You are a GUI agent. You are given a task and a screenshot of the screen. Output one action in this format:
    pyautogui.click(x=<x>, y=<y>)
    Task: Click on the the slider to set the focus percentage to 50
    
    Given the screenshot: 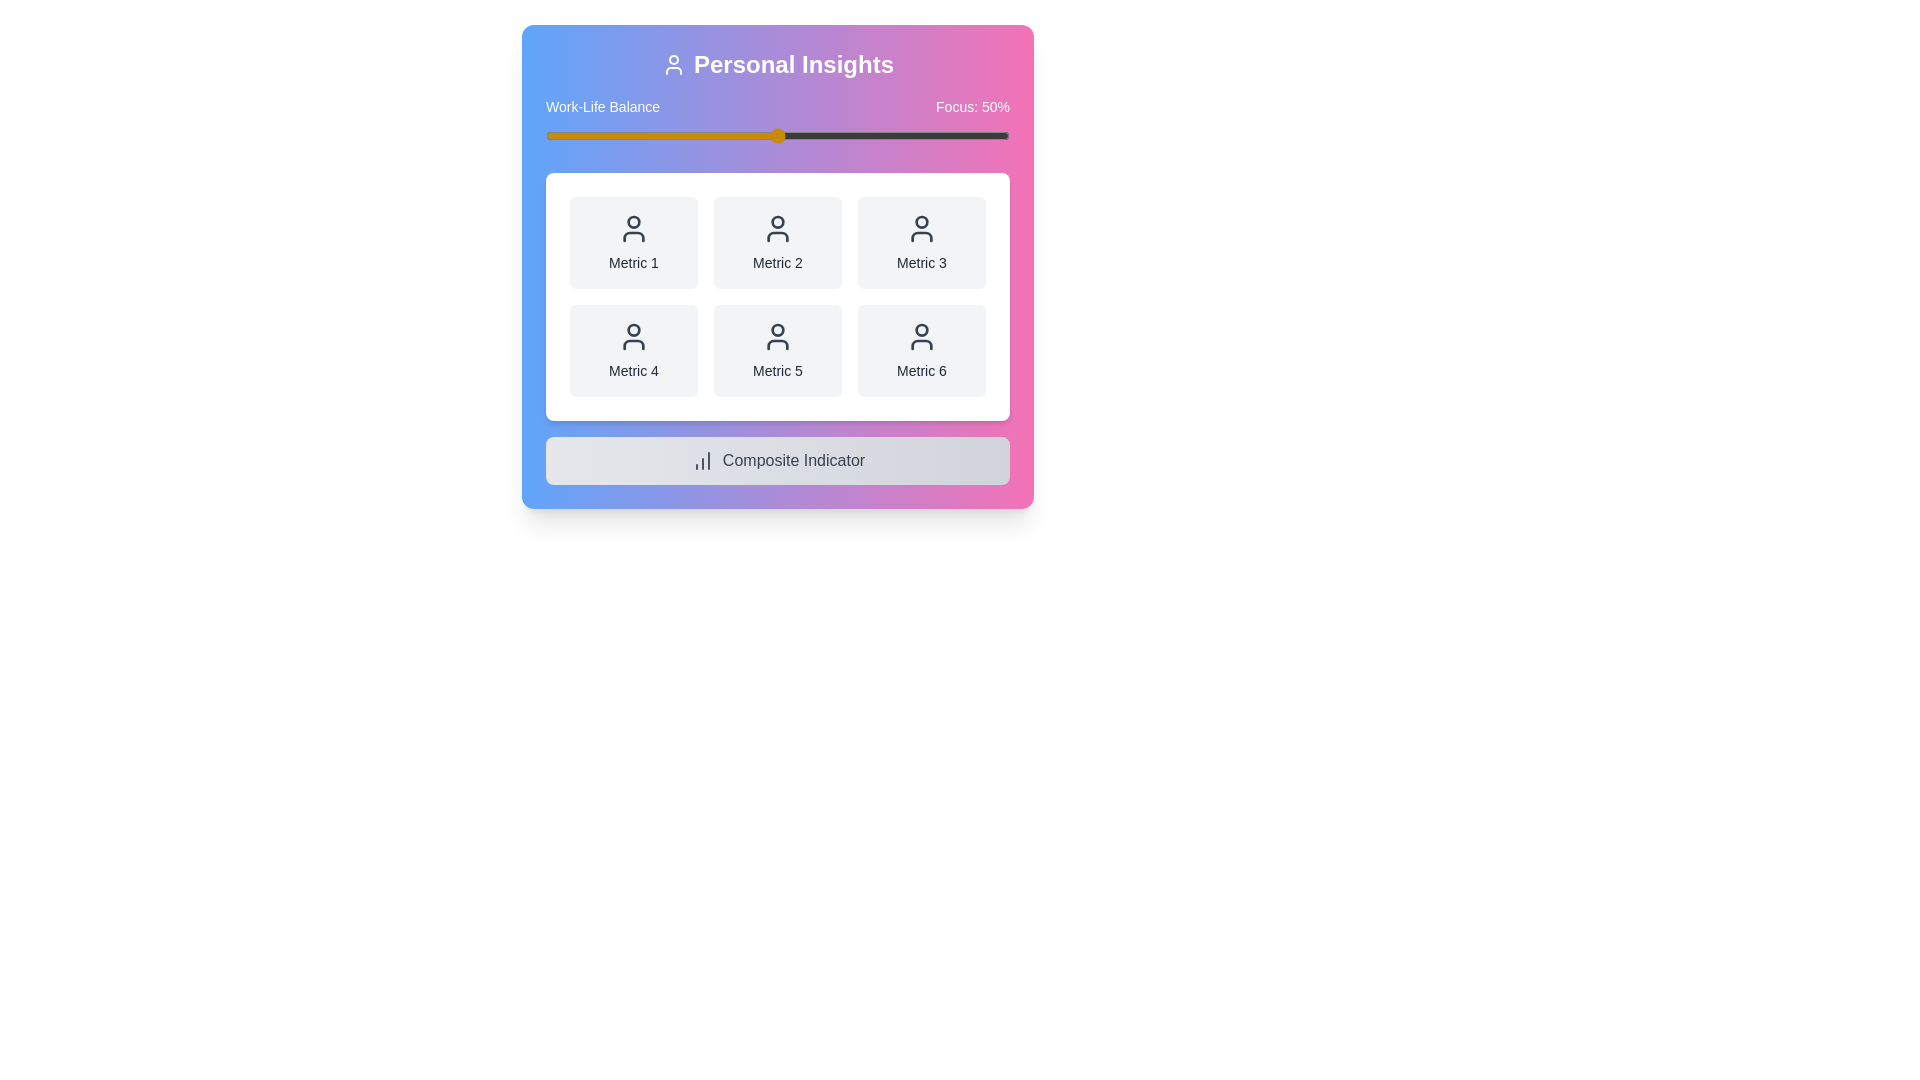 What is the action you would take?
    pyautogui.click(x=776, y=135)
    